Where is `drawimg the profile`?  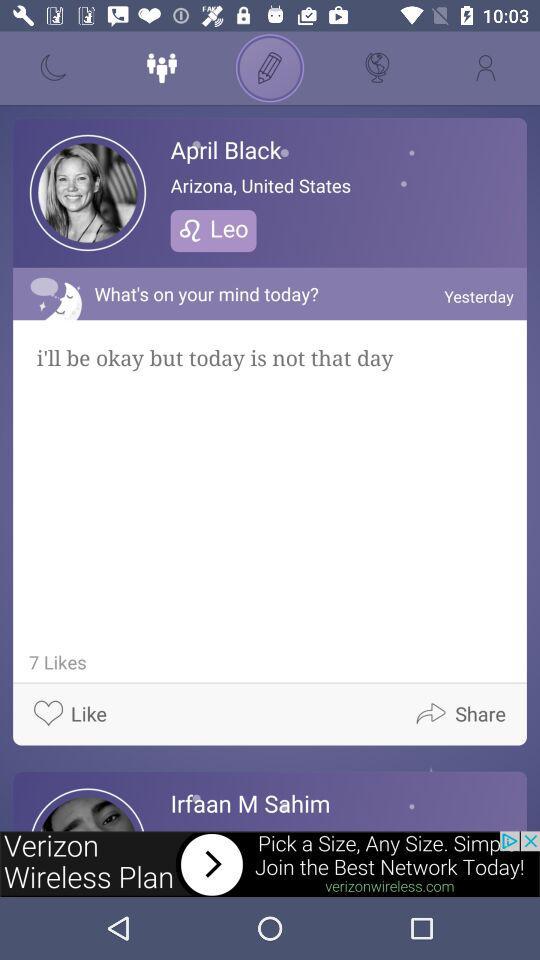
drawimg the profile is located at coordinates (270, 68).